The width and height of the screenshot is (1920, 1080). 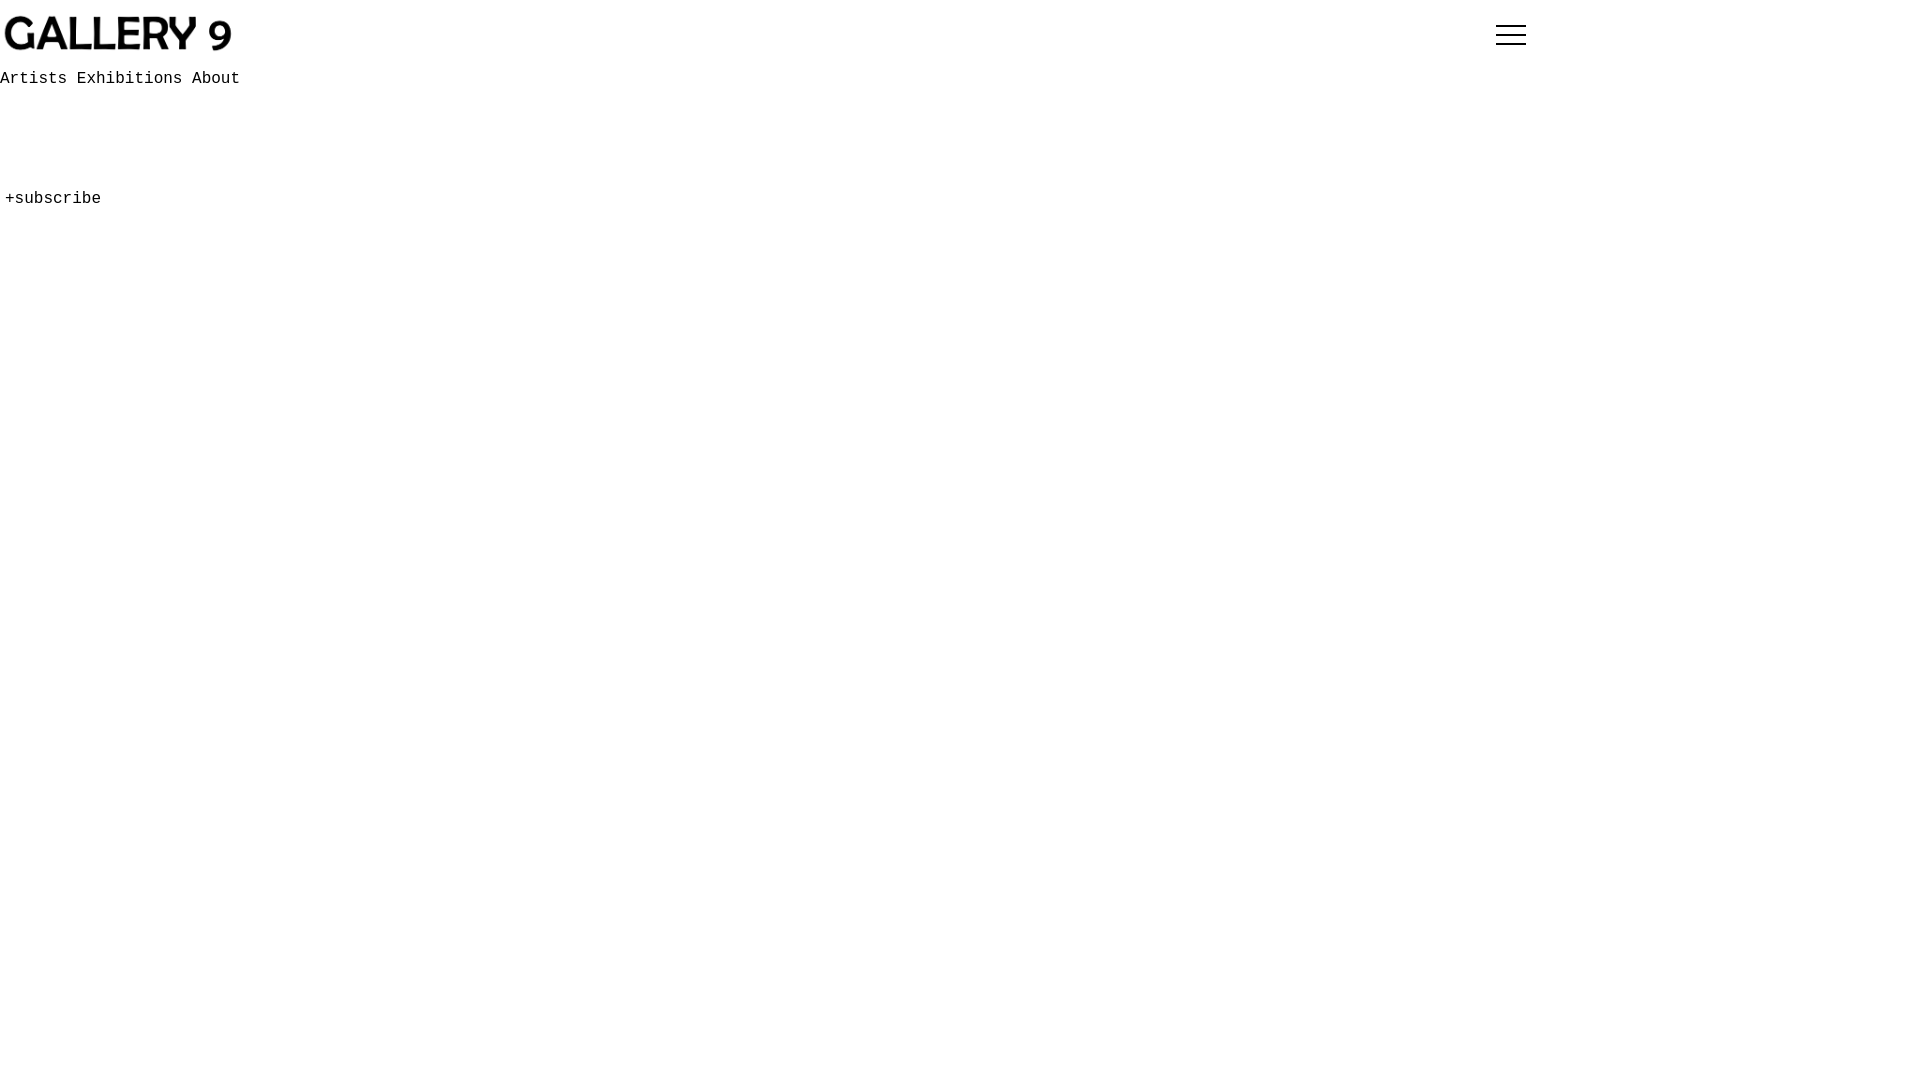 I want to click on 'About', so click(x=216, y=77).